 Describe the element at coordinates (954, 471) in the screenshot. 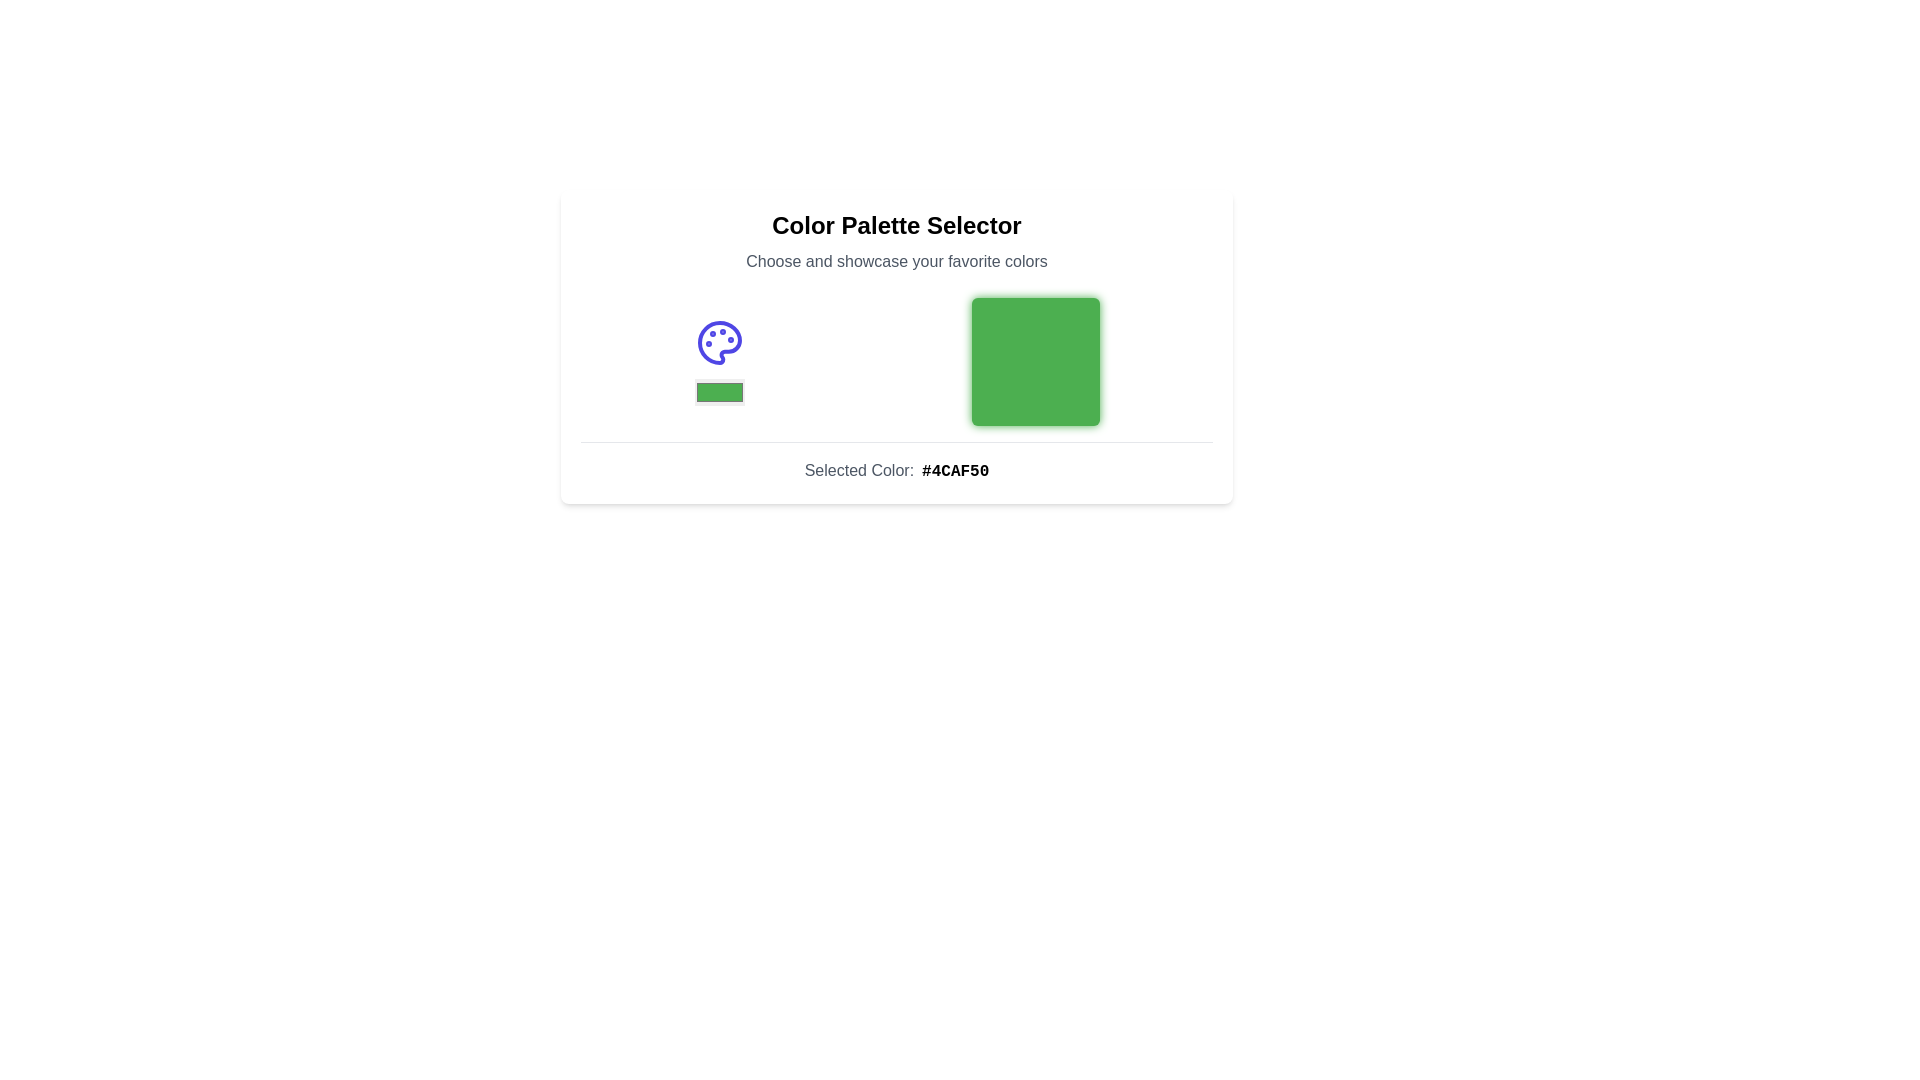

I see `text displayed in the Text Label that shows the hexadecimal code of the currently selected color, which is '#4CAF50', situated below the color palette` at that location.